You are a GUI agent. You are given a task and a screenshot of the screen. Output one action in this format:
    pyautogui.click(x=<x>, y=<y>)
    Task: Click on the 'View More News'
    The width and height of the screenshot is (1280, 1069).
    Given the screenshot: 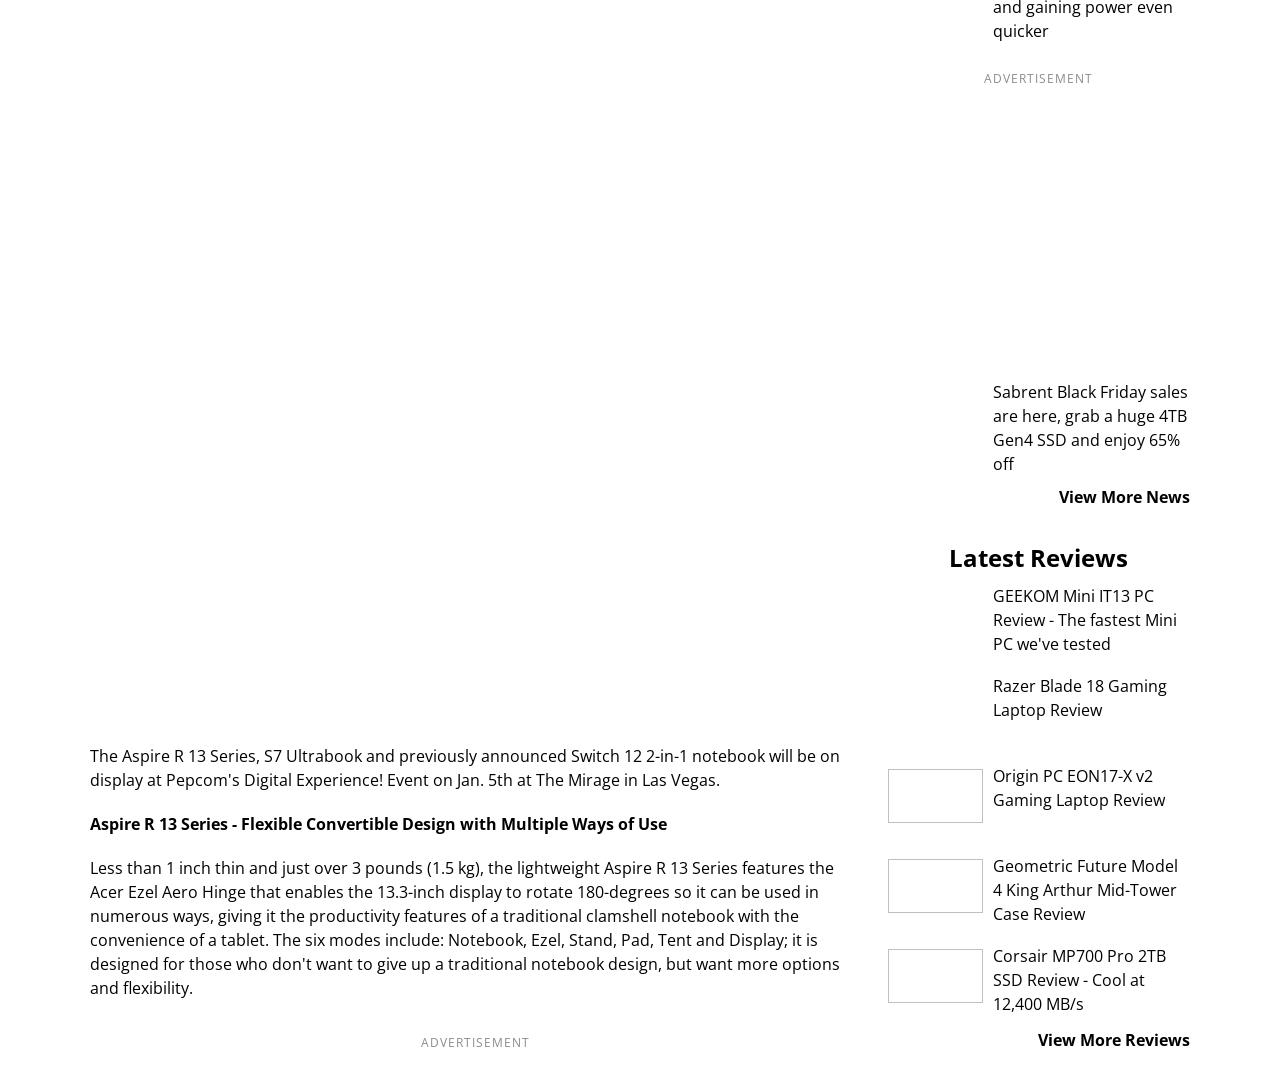 What is the action you would take?
    pyautogui.click(x=1124, y=495)
    